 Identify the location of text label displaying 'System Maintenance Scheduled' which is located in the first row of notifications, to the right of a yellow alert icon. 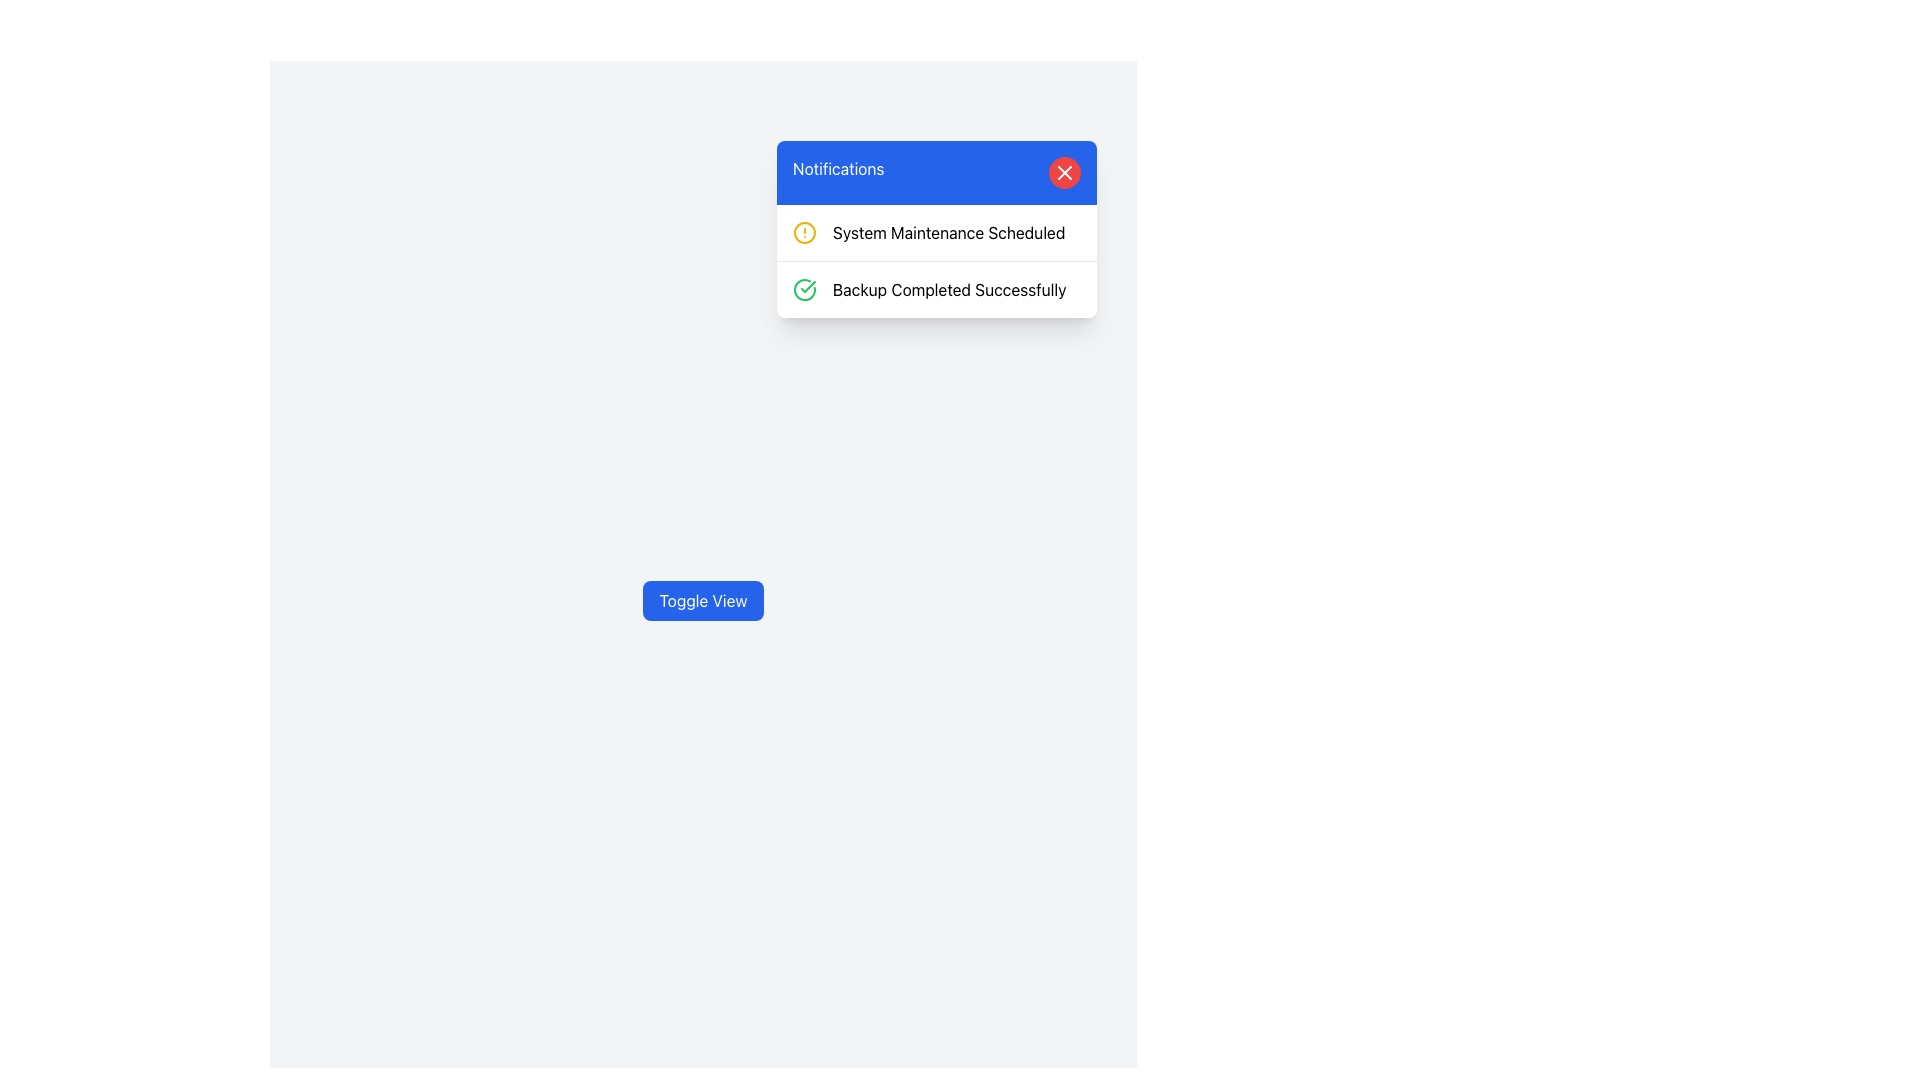
(948, 231).